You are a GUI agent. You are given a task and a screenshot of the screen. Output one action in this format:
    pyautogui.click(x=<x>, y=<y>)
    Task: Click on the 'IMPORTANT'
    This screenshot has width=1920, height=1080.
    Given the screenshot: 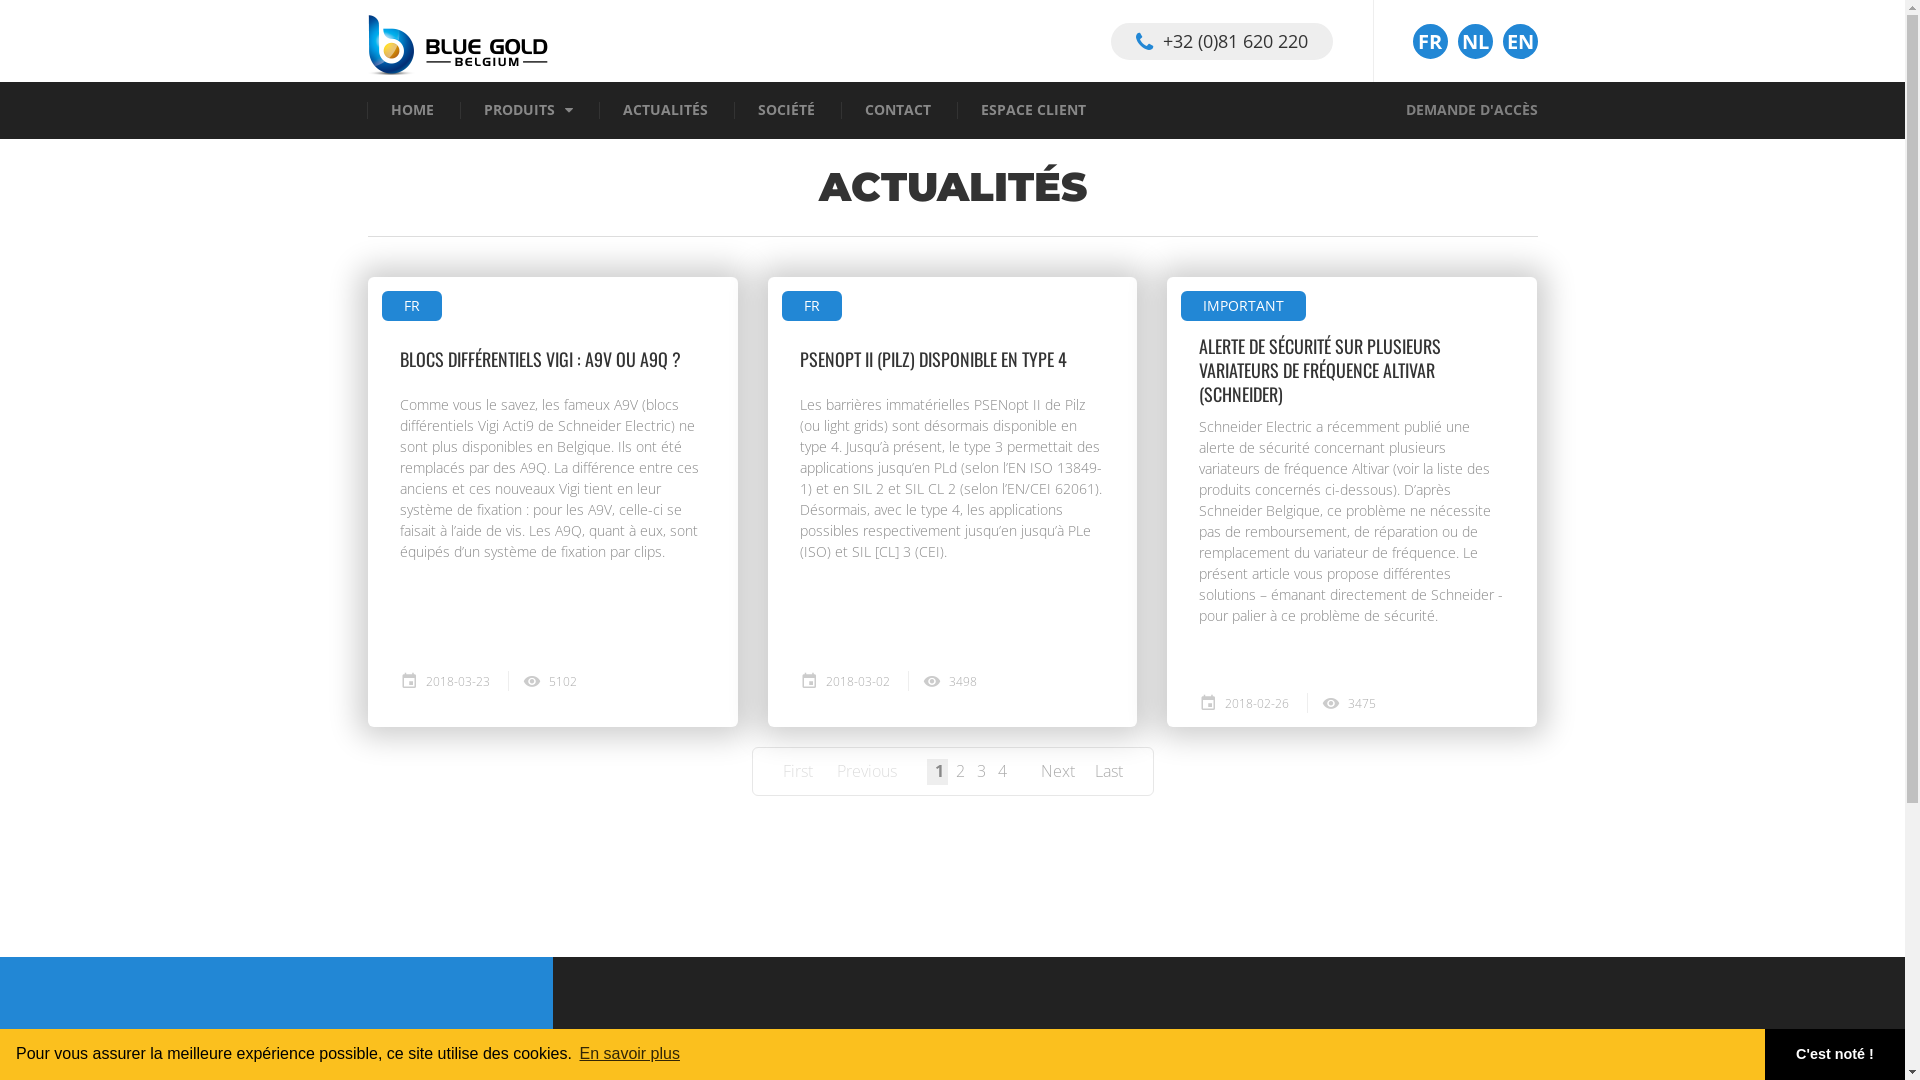 What is the action you would take?
    pyautogui.click(x=1180, y=305)
    